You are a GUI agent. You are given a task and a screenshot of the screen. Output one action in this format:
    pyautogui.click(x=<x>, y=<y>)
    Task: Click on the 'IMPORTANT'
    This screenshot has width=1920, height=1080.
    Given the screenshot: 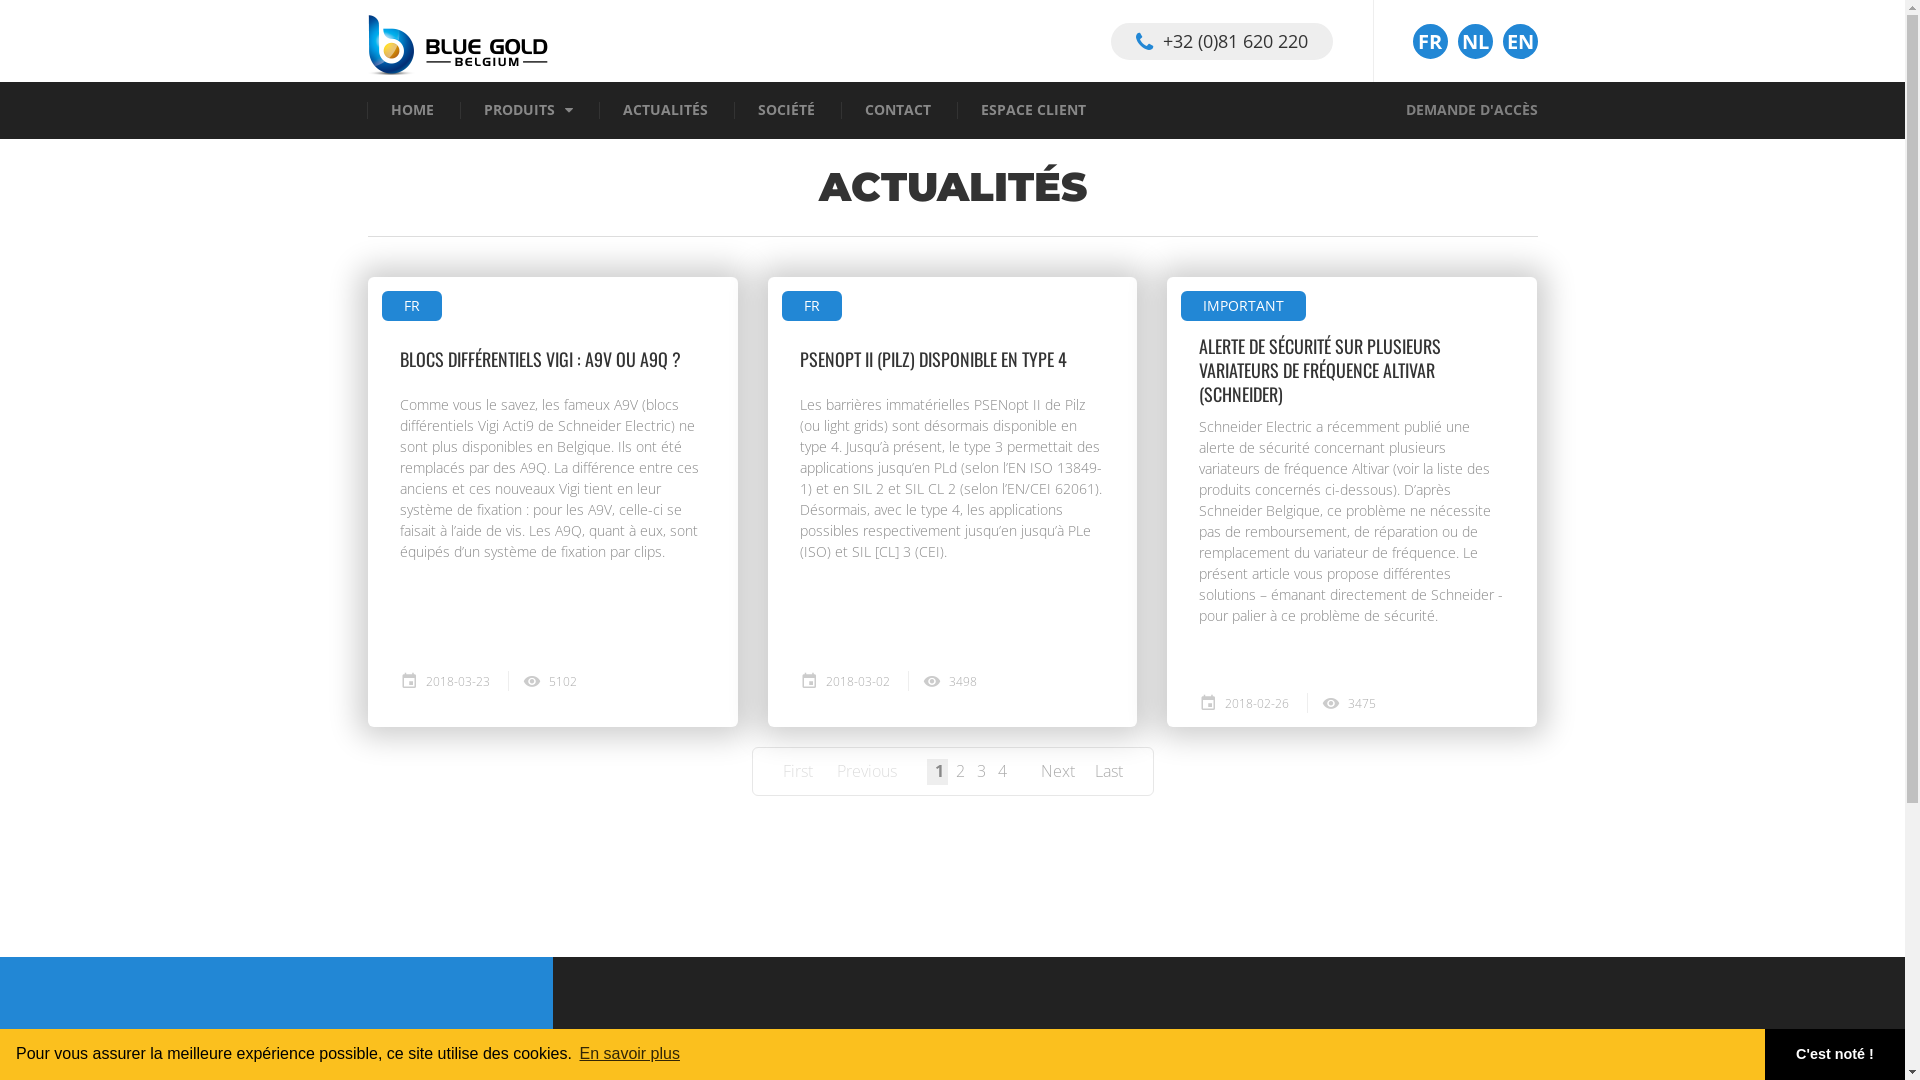 What is the action you would take?
    pyautogui.click(x=1180, y=305)
    